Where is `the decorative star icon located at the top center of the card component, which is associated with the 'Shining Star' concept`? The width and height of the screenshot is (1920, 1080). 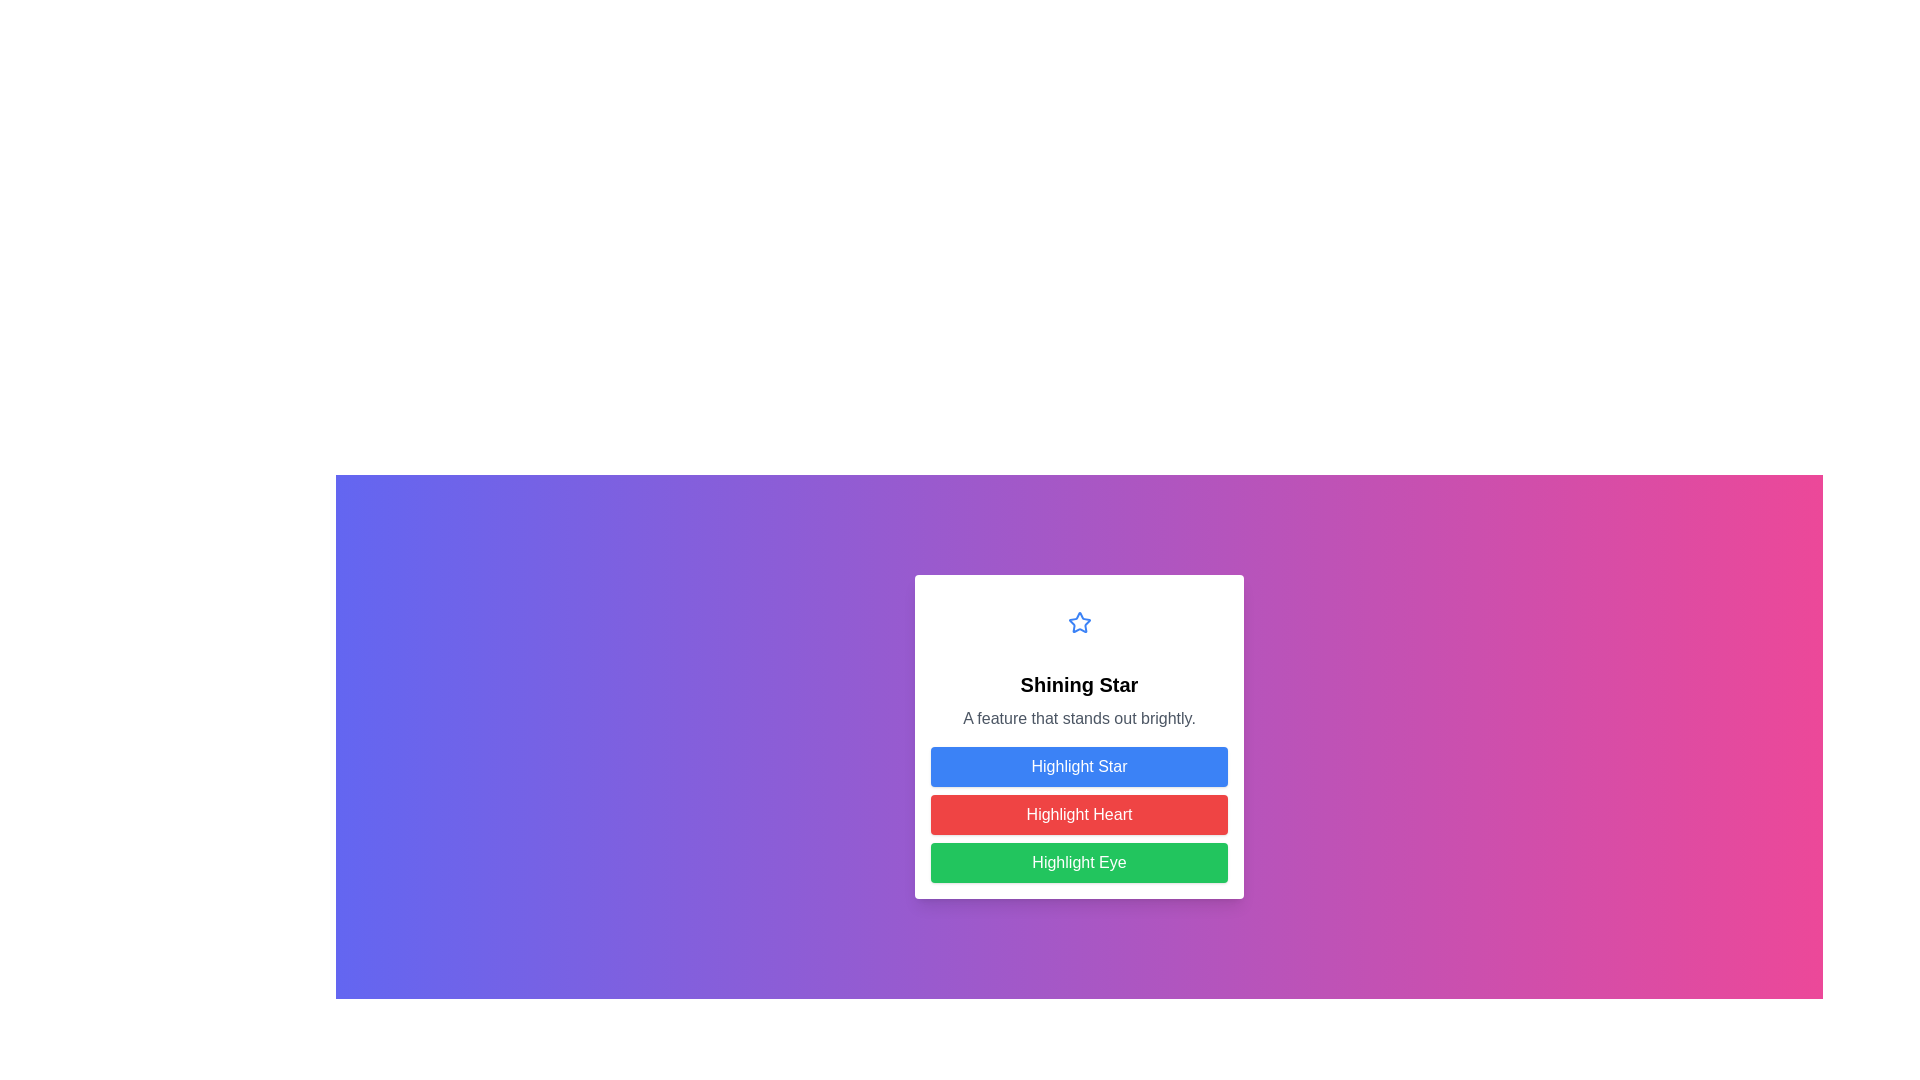
the decorative star icon located at the top center of the card component, which is associated with the 'Shining Star' concept is located at coordinates (1078, 622).